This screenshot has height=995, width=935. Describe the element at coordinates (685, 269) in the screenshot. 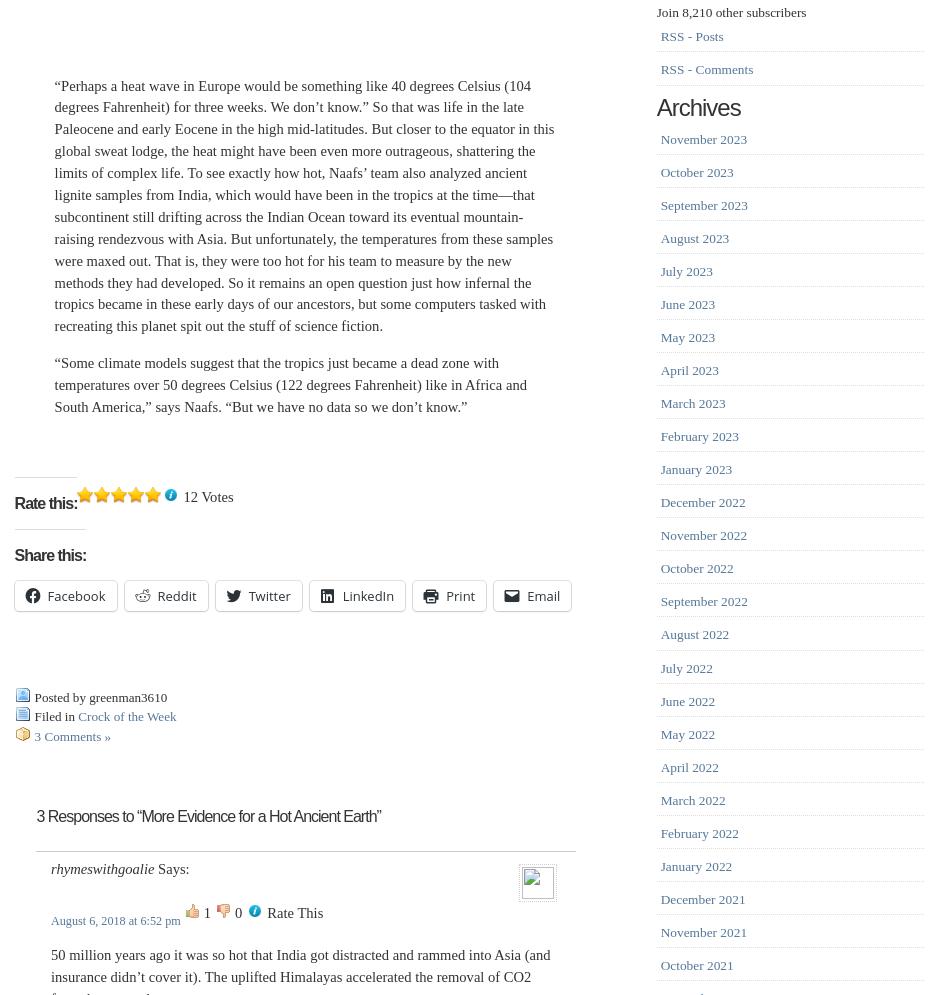

I see `'July 2023'` at that location.